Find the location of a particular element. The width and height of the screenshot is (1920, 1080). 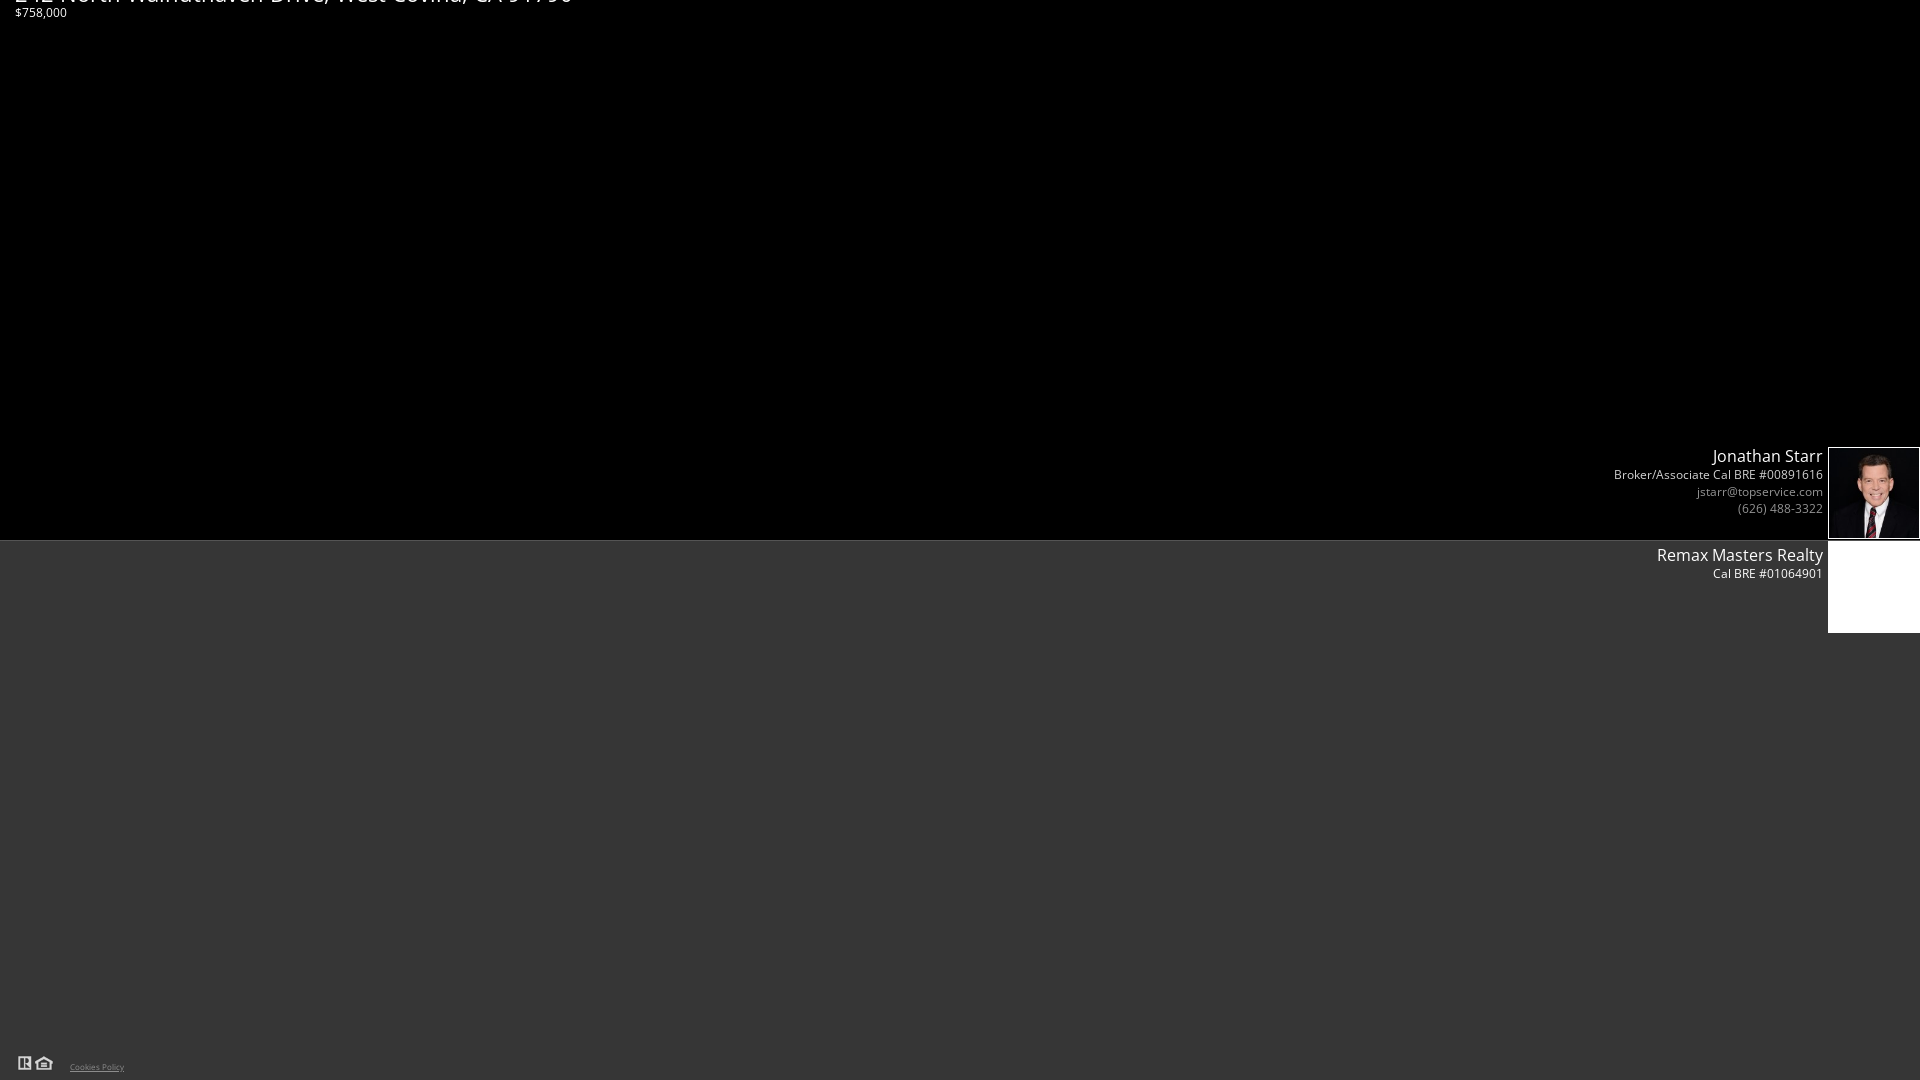

'jstarr@topservice.com' is located at coordinates (1760, 491).